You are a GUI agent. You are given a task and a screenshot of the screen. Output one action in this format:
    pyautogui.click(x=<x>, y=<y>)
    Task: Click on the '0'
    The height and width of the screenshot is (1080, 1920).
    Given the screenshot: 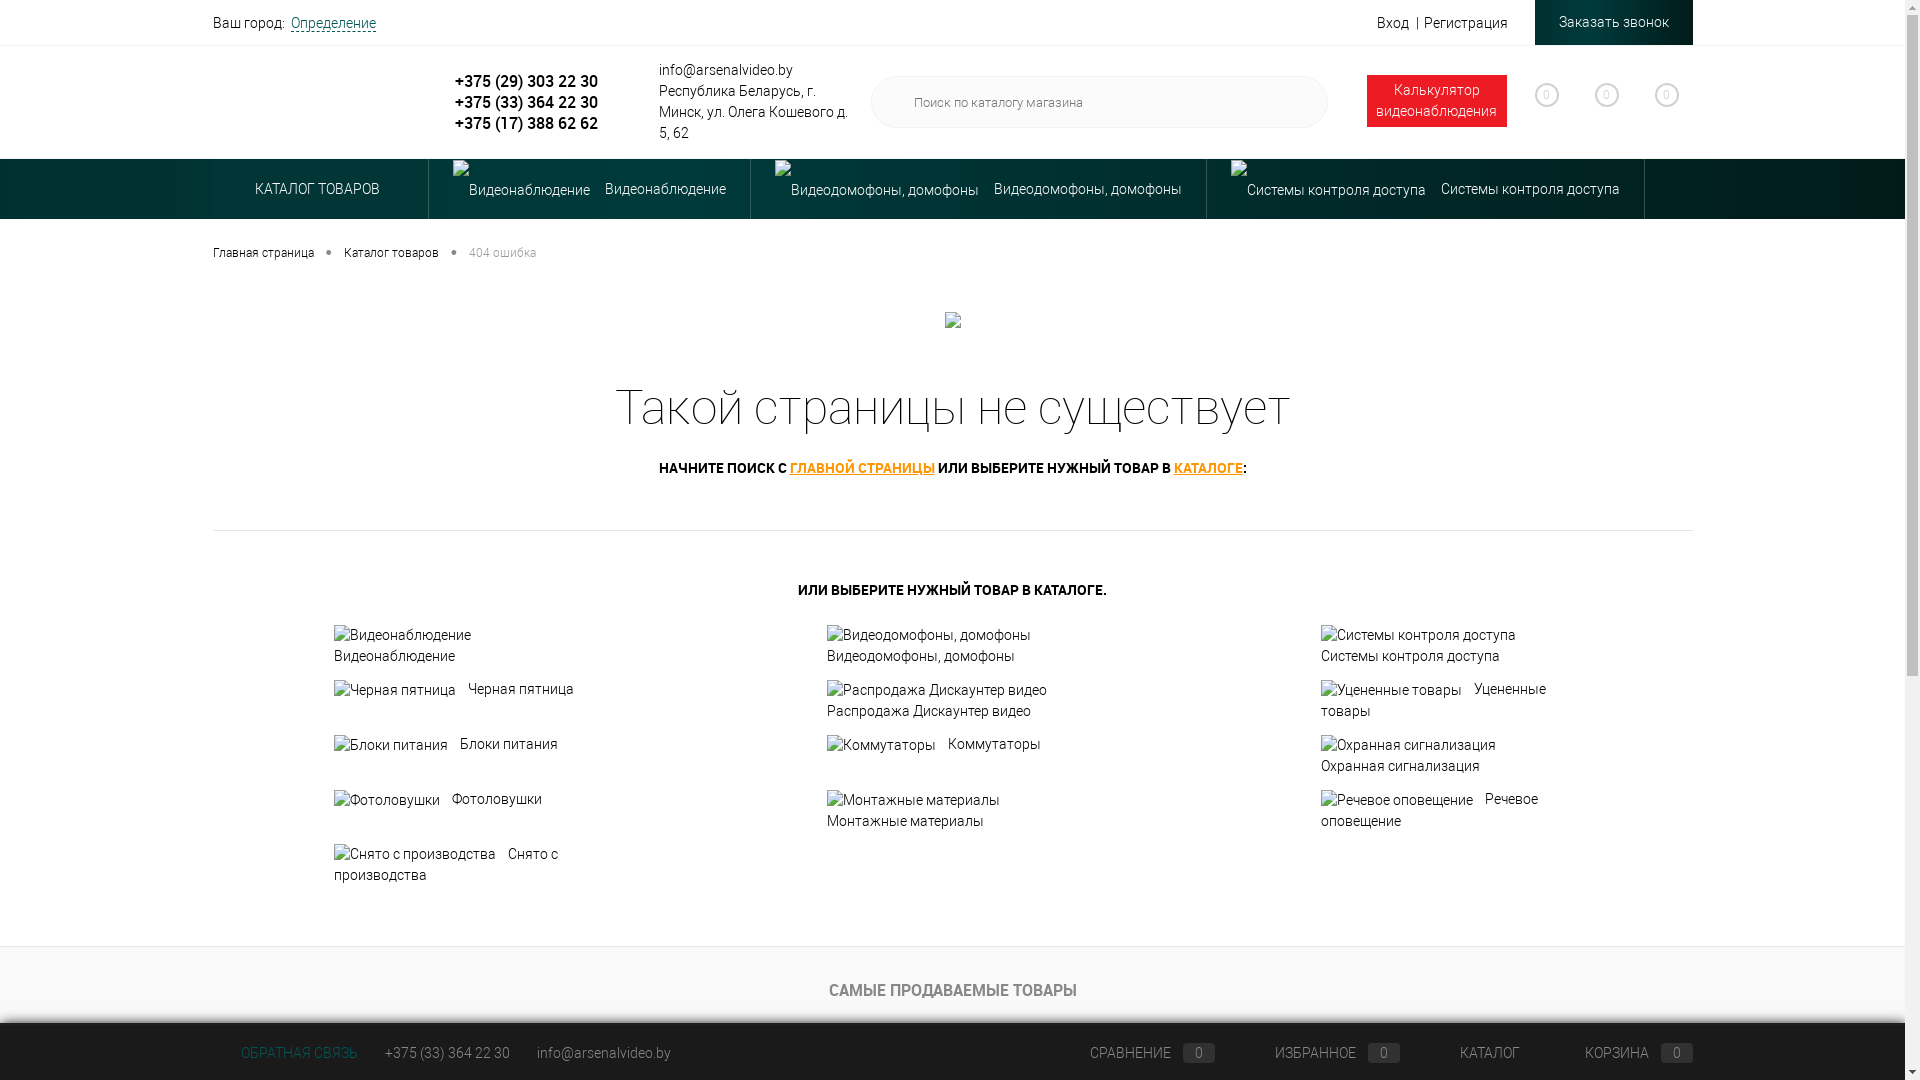 What is the action you would take?
    pyautogui.click(x=1564, y=105)
    